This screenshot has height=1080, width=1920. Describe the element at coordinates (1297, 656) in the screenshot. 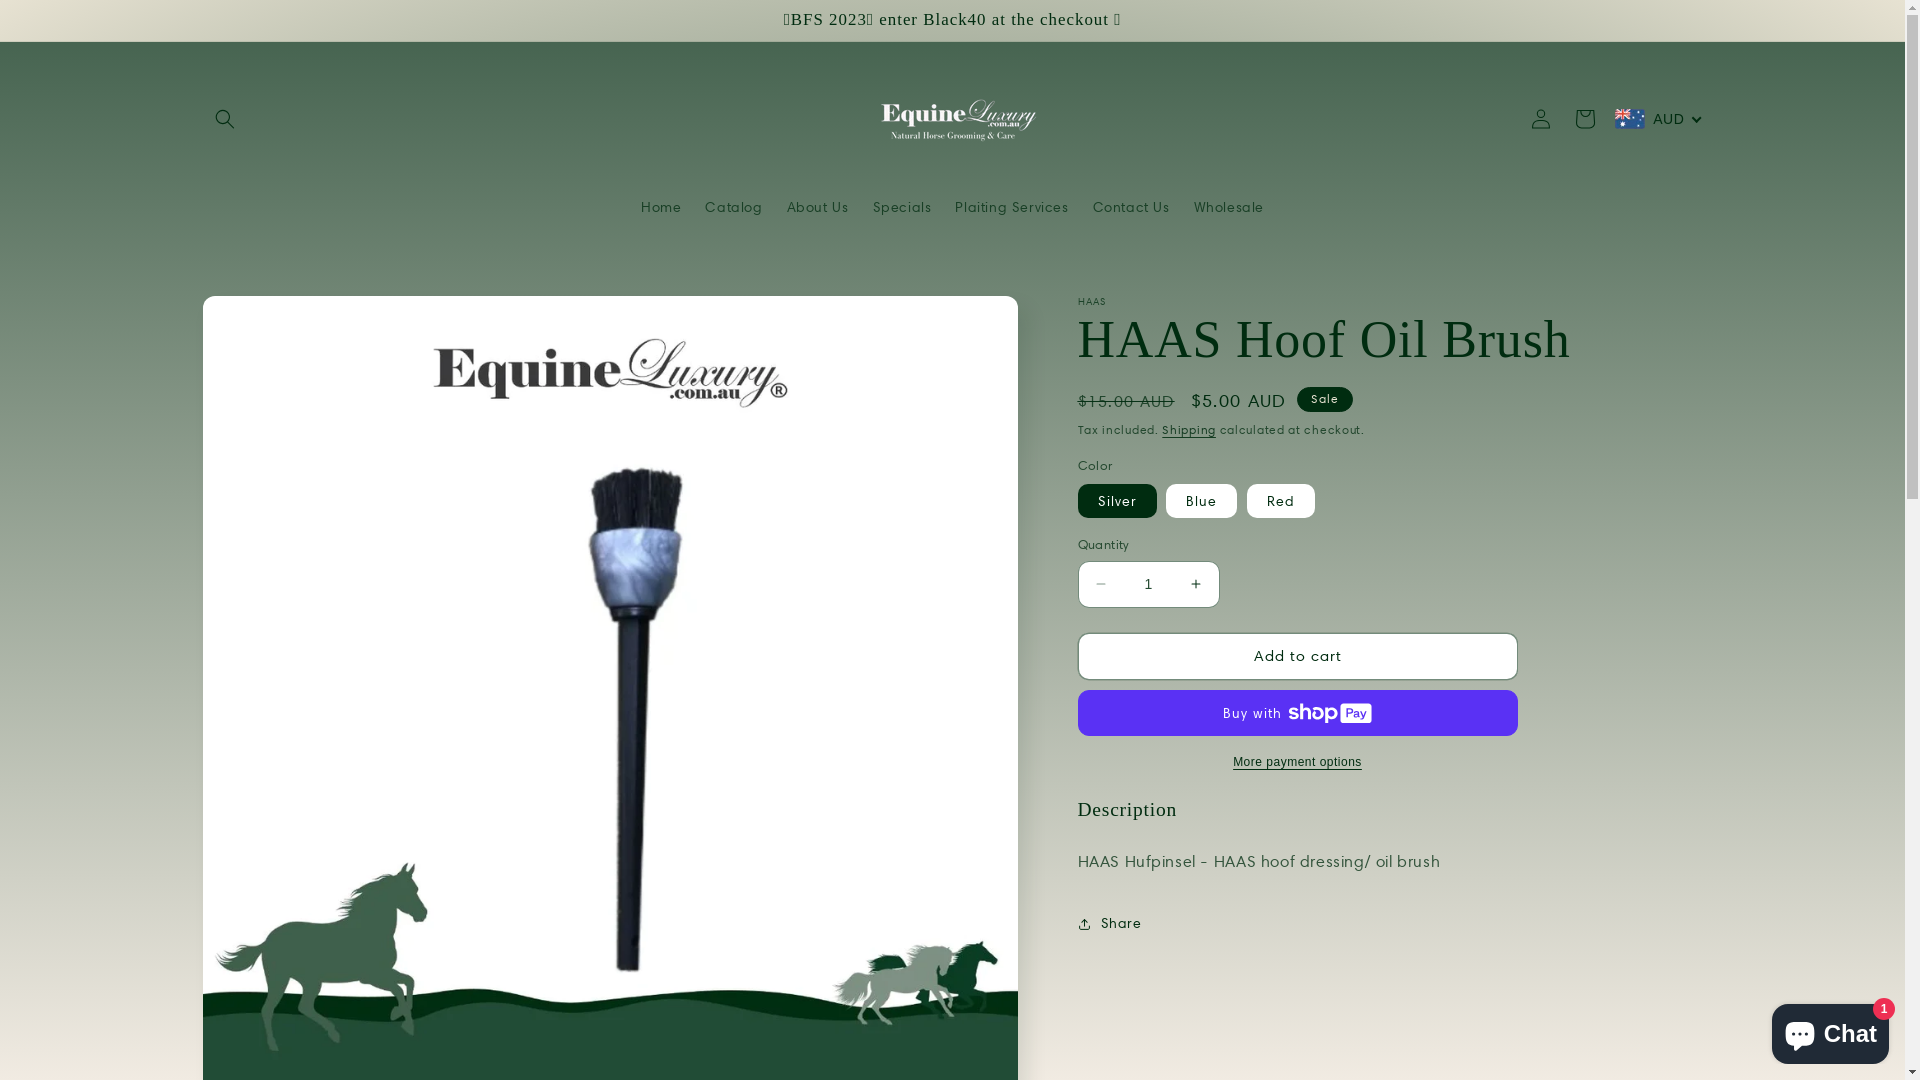

I see `'Add to cart'` at that location.